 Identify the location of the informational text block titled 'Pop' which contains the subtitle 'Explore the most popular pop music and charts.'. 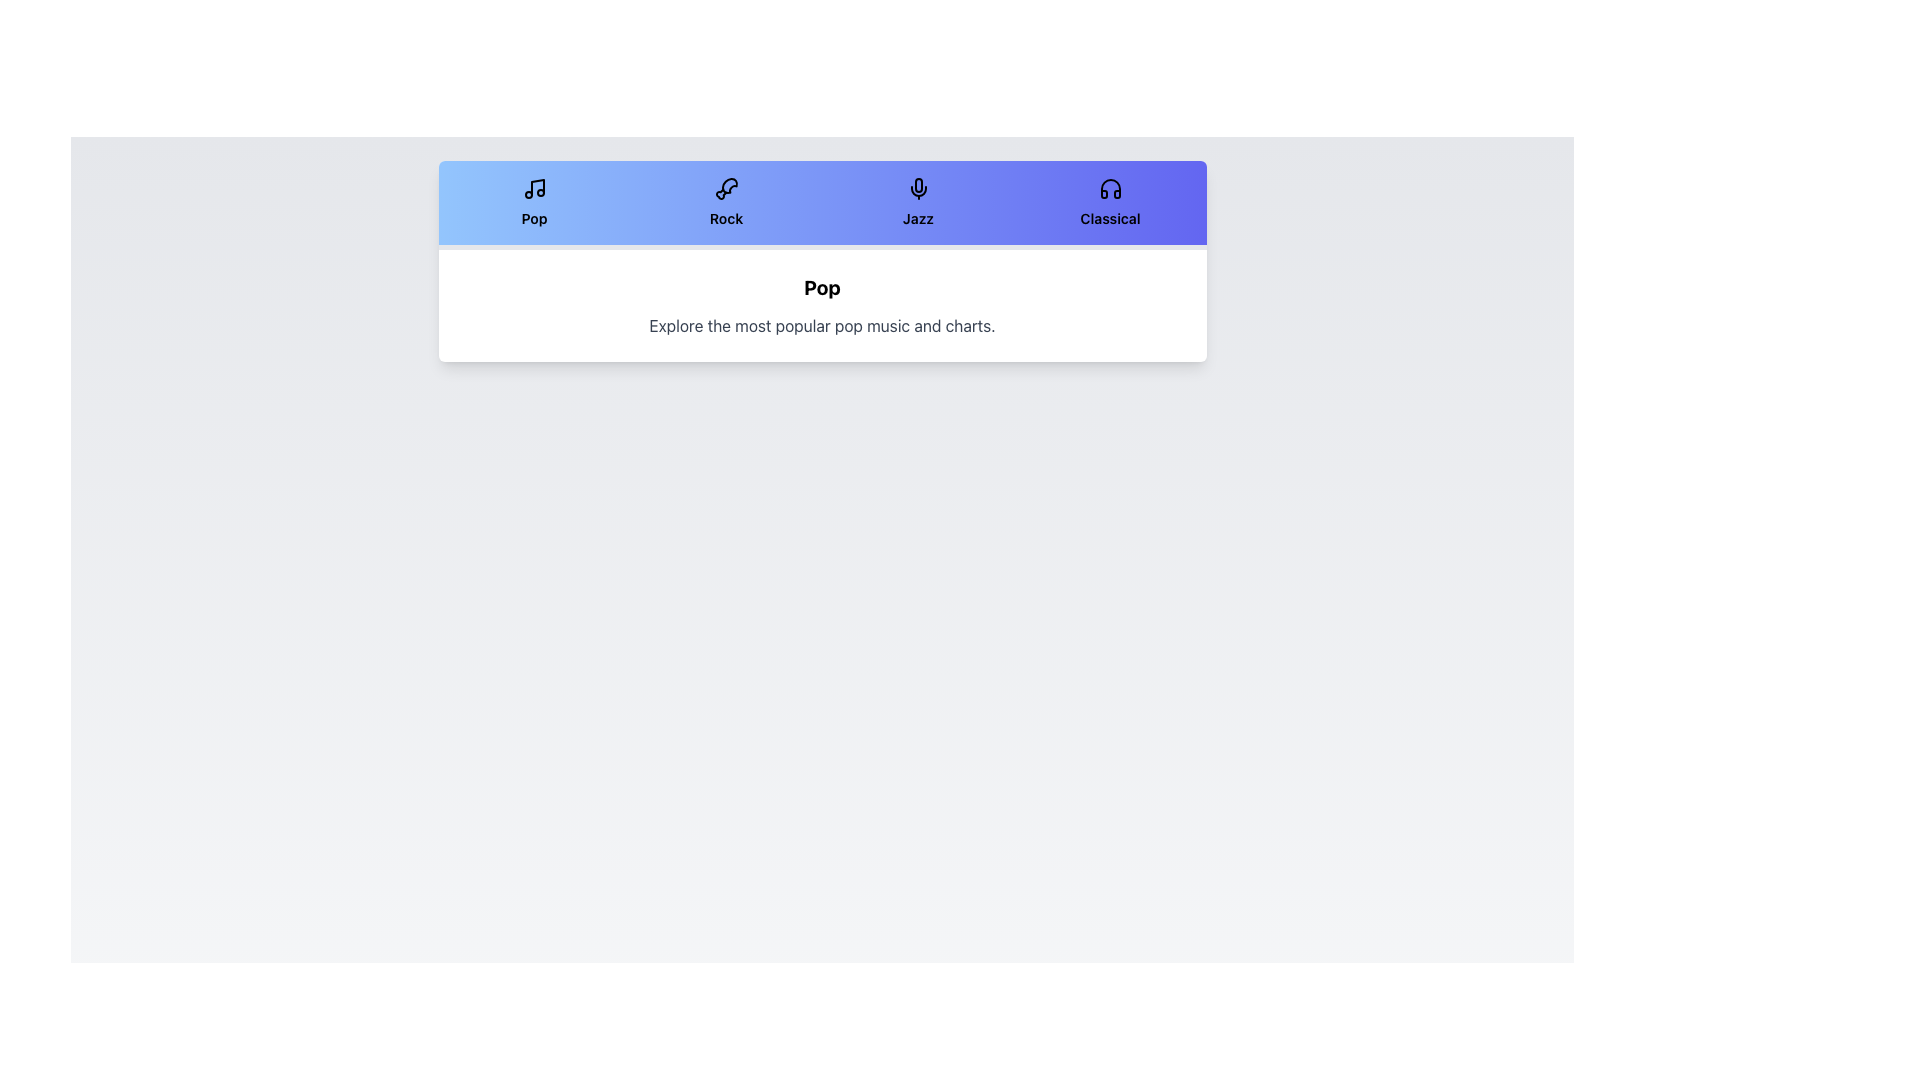
(822, 305).